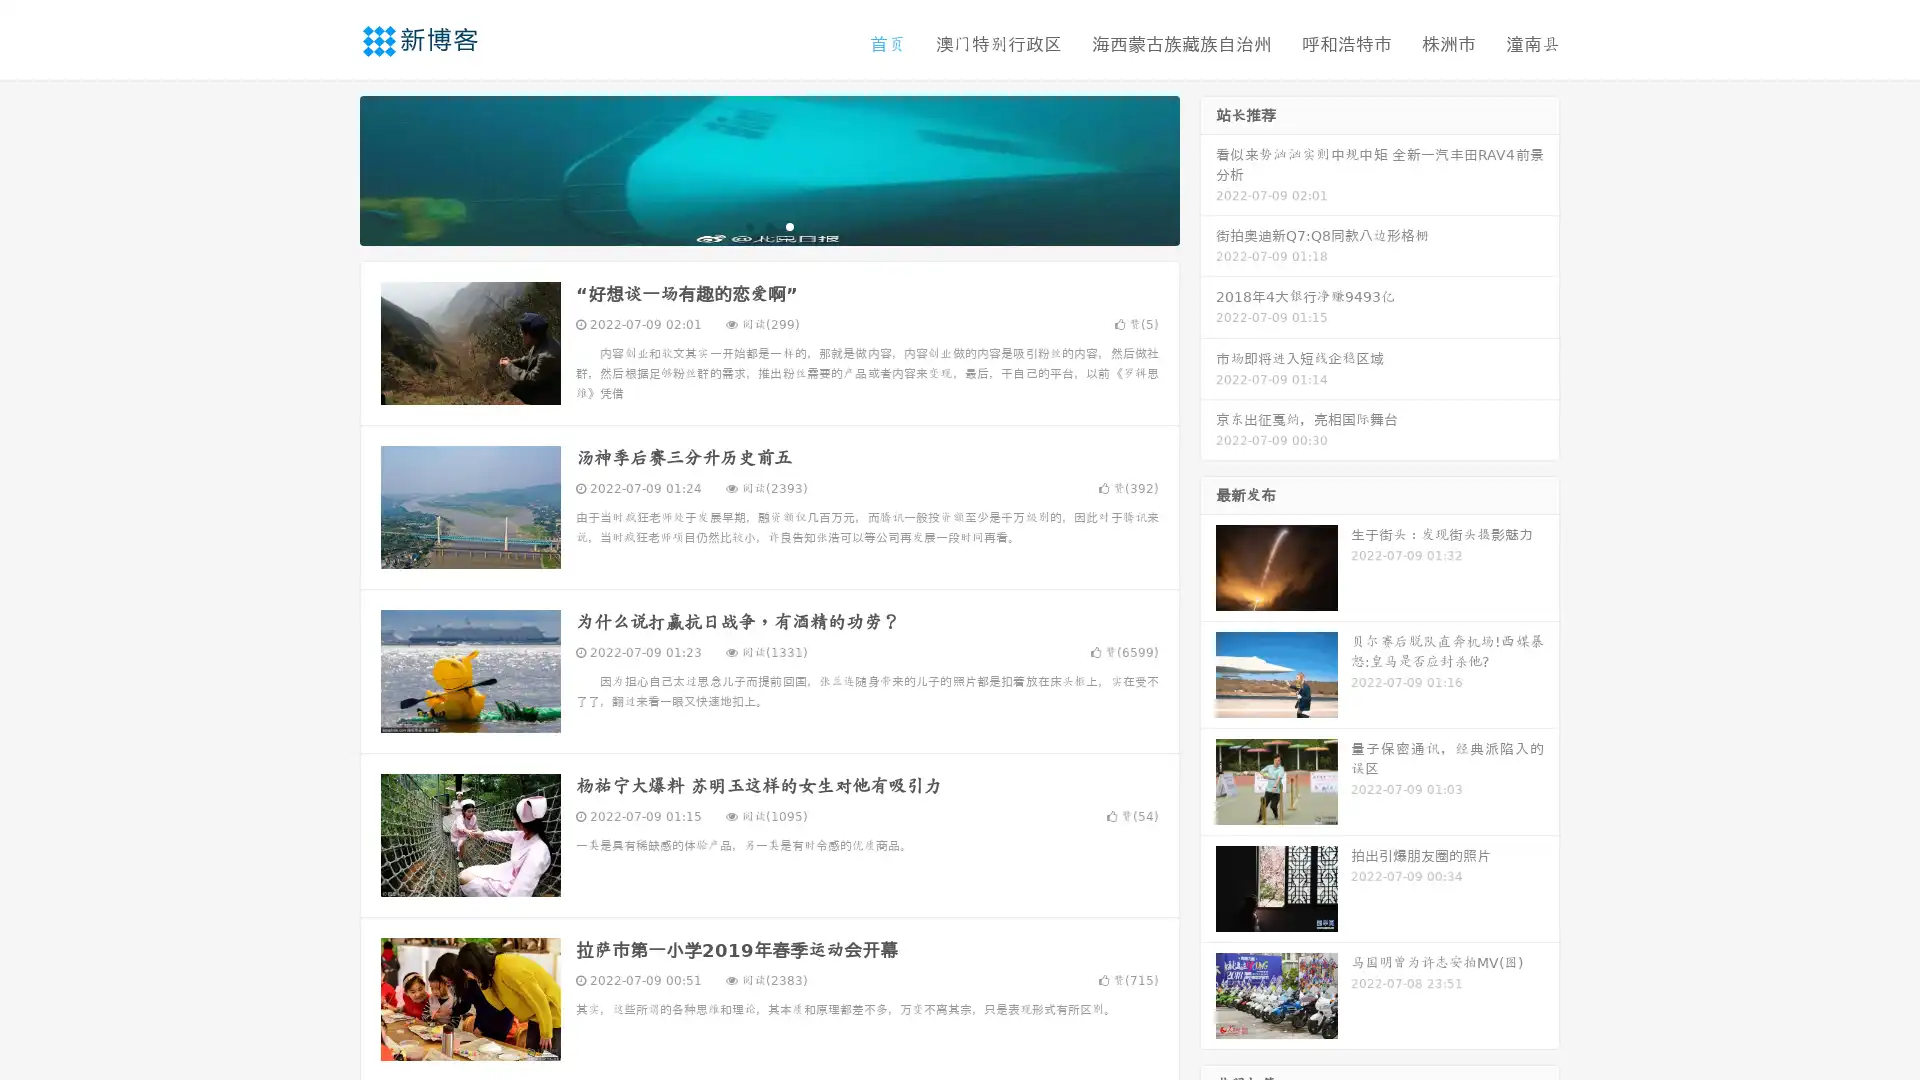  I want to click on Go to slide 3, so click(789, 225).